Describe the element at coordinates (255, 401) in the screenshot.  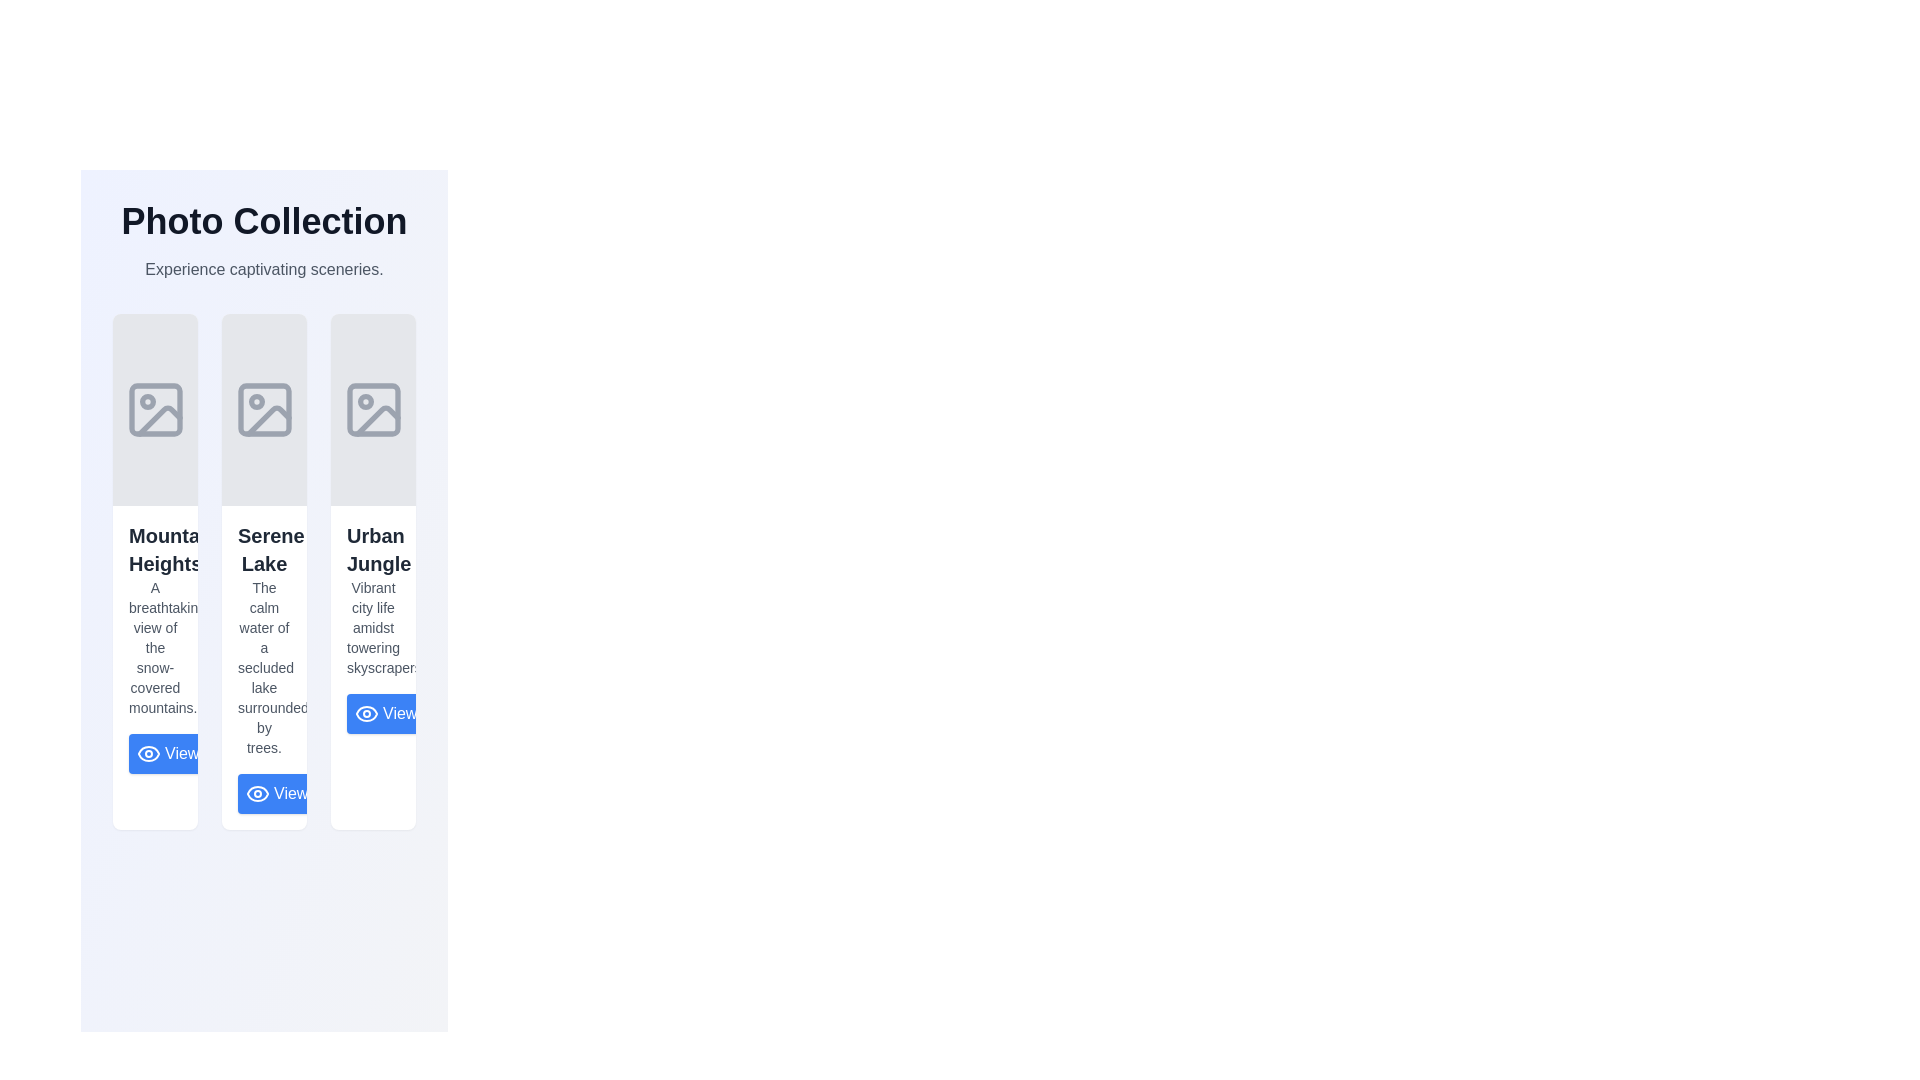
I see `Decorative Icon element, which is a small circular shape located at the center of the image placeholder icon in the card titled 'Serene Lake', the middle card in a row of three cards` at that location.